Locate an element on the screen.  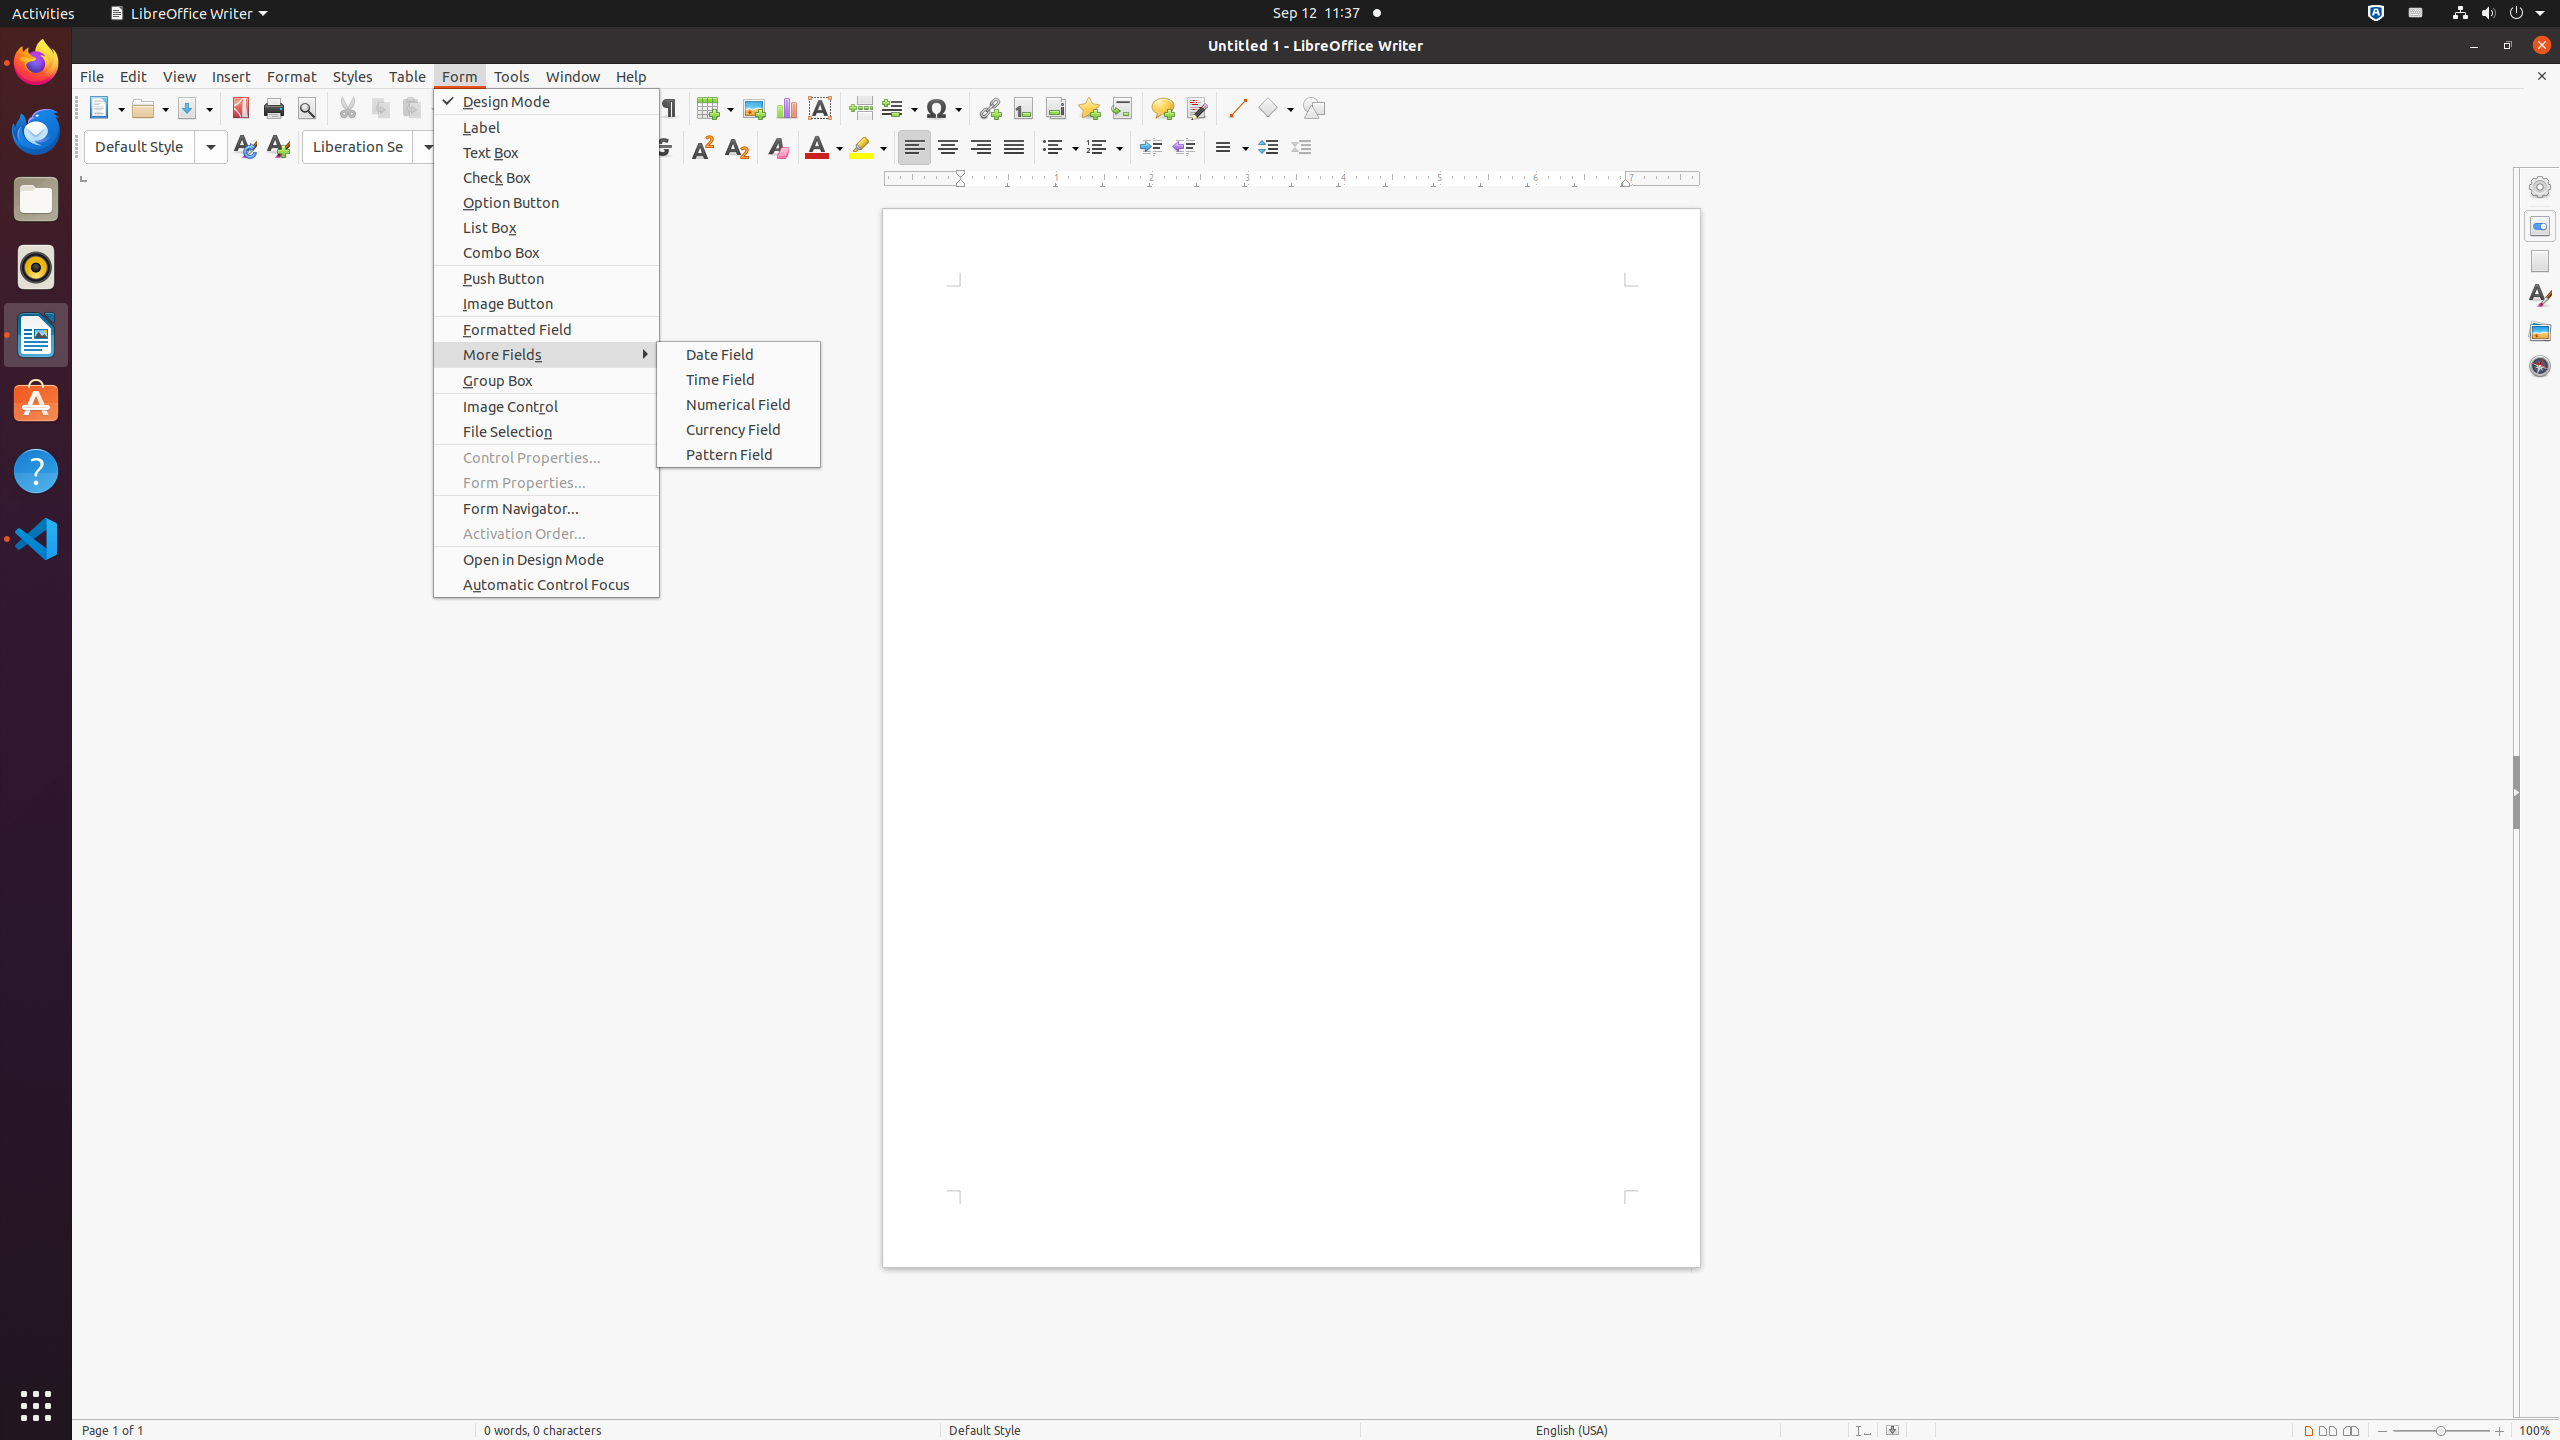
'Copy' is located at coordinates (379, 107).